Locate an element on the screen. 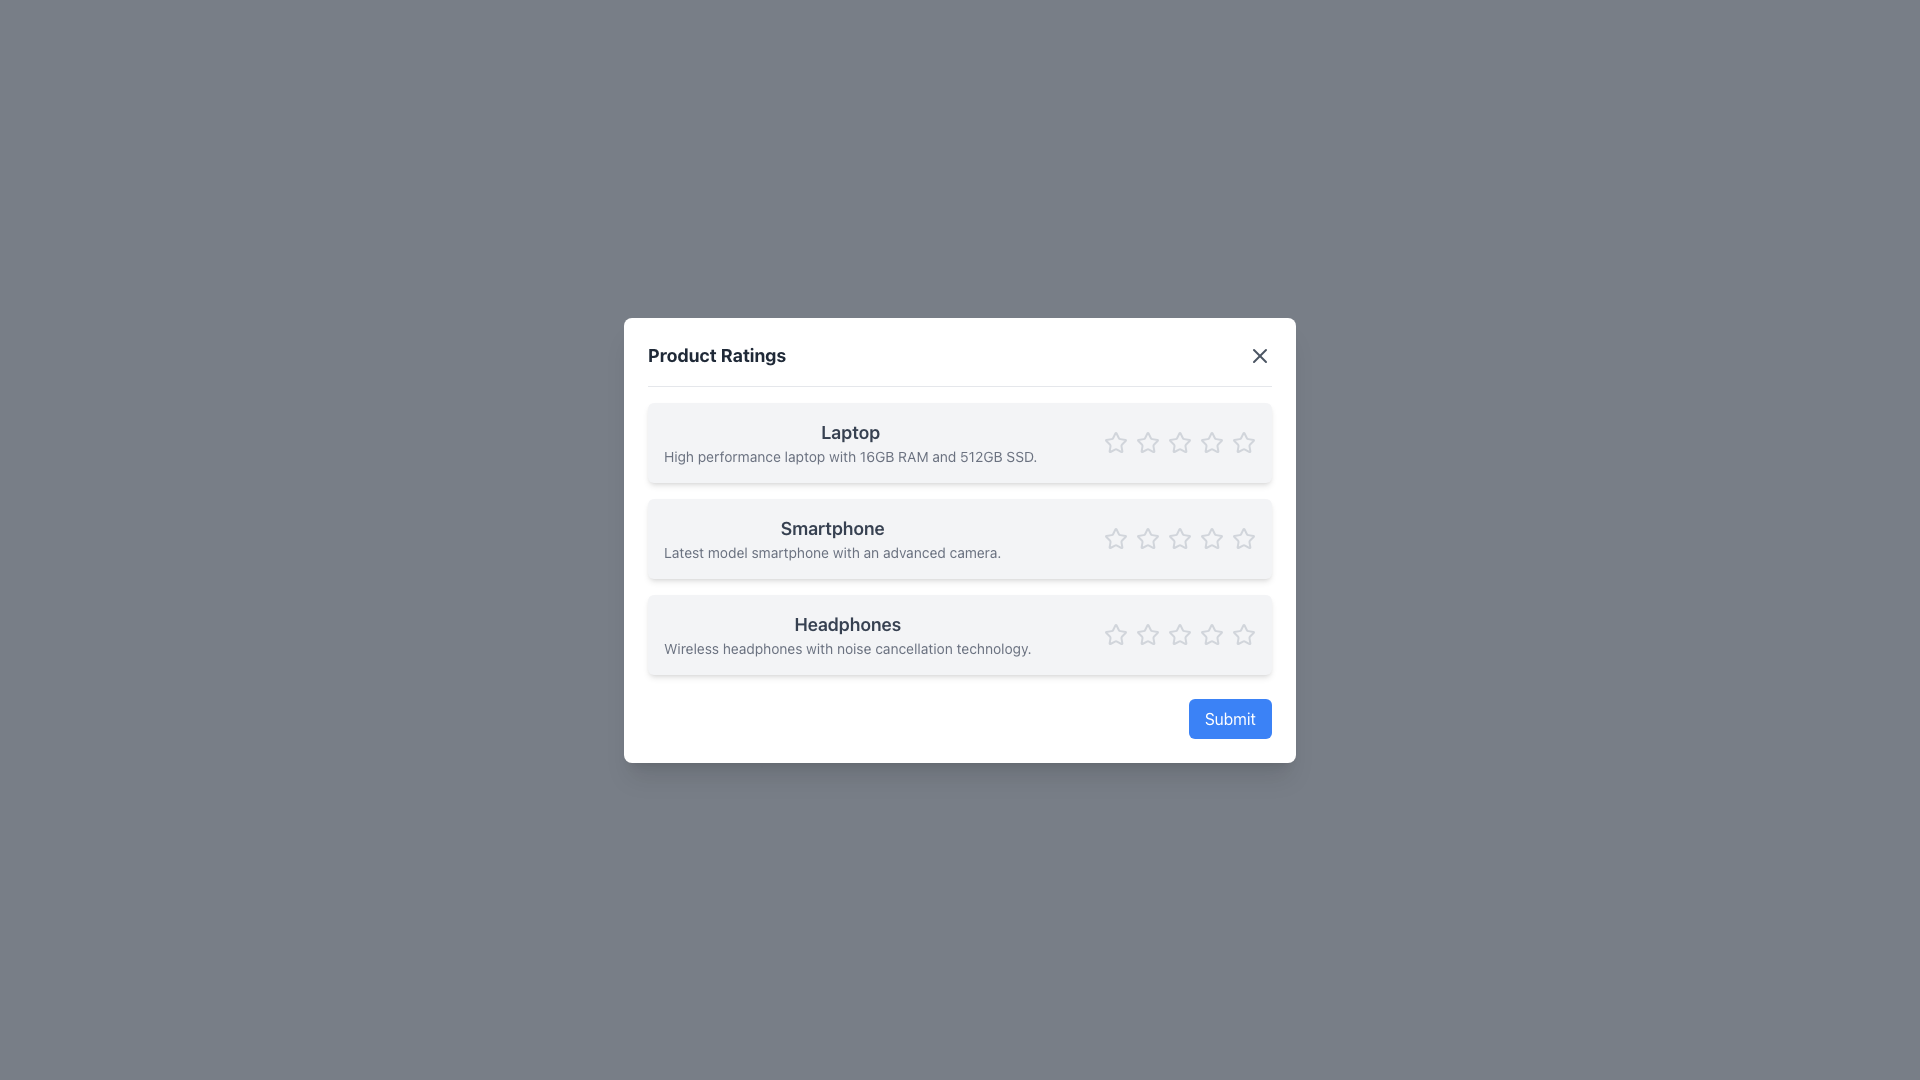 The height and width of the screenshot is (1080, 1920). the text block that describes the product 'Headphones' with features of being wireless and noise cancellation, located under the 'Product Ratings' section is located at coordinates (847, 634).